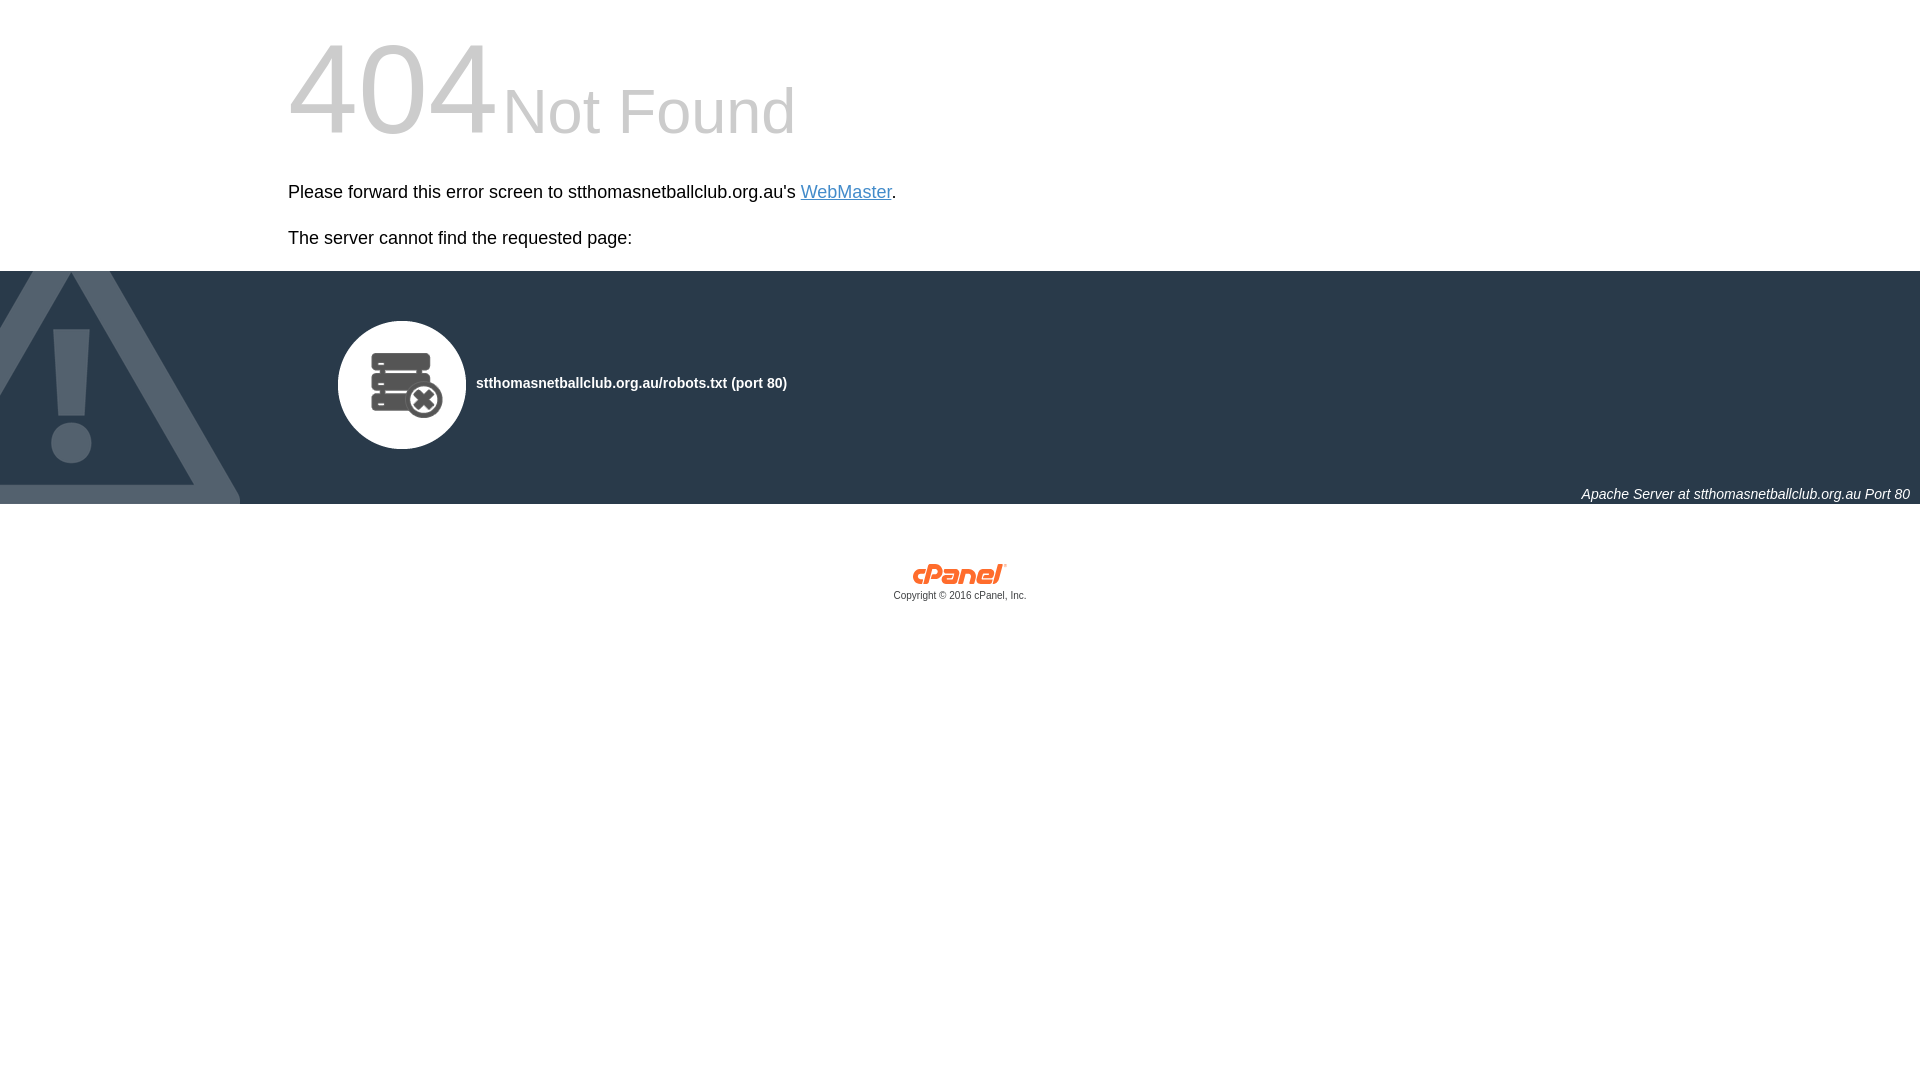 This screenshot has height=1080, width=1920. What do you see at coordinates (801, 192) in the screenshot?
I see `'WebMaster'` at bounding box center [801, 192].